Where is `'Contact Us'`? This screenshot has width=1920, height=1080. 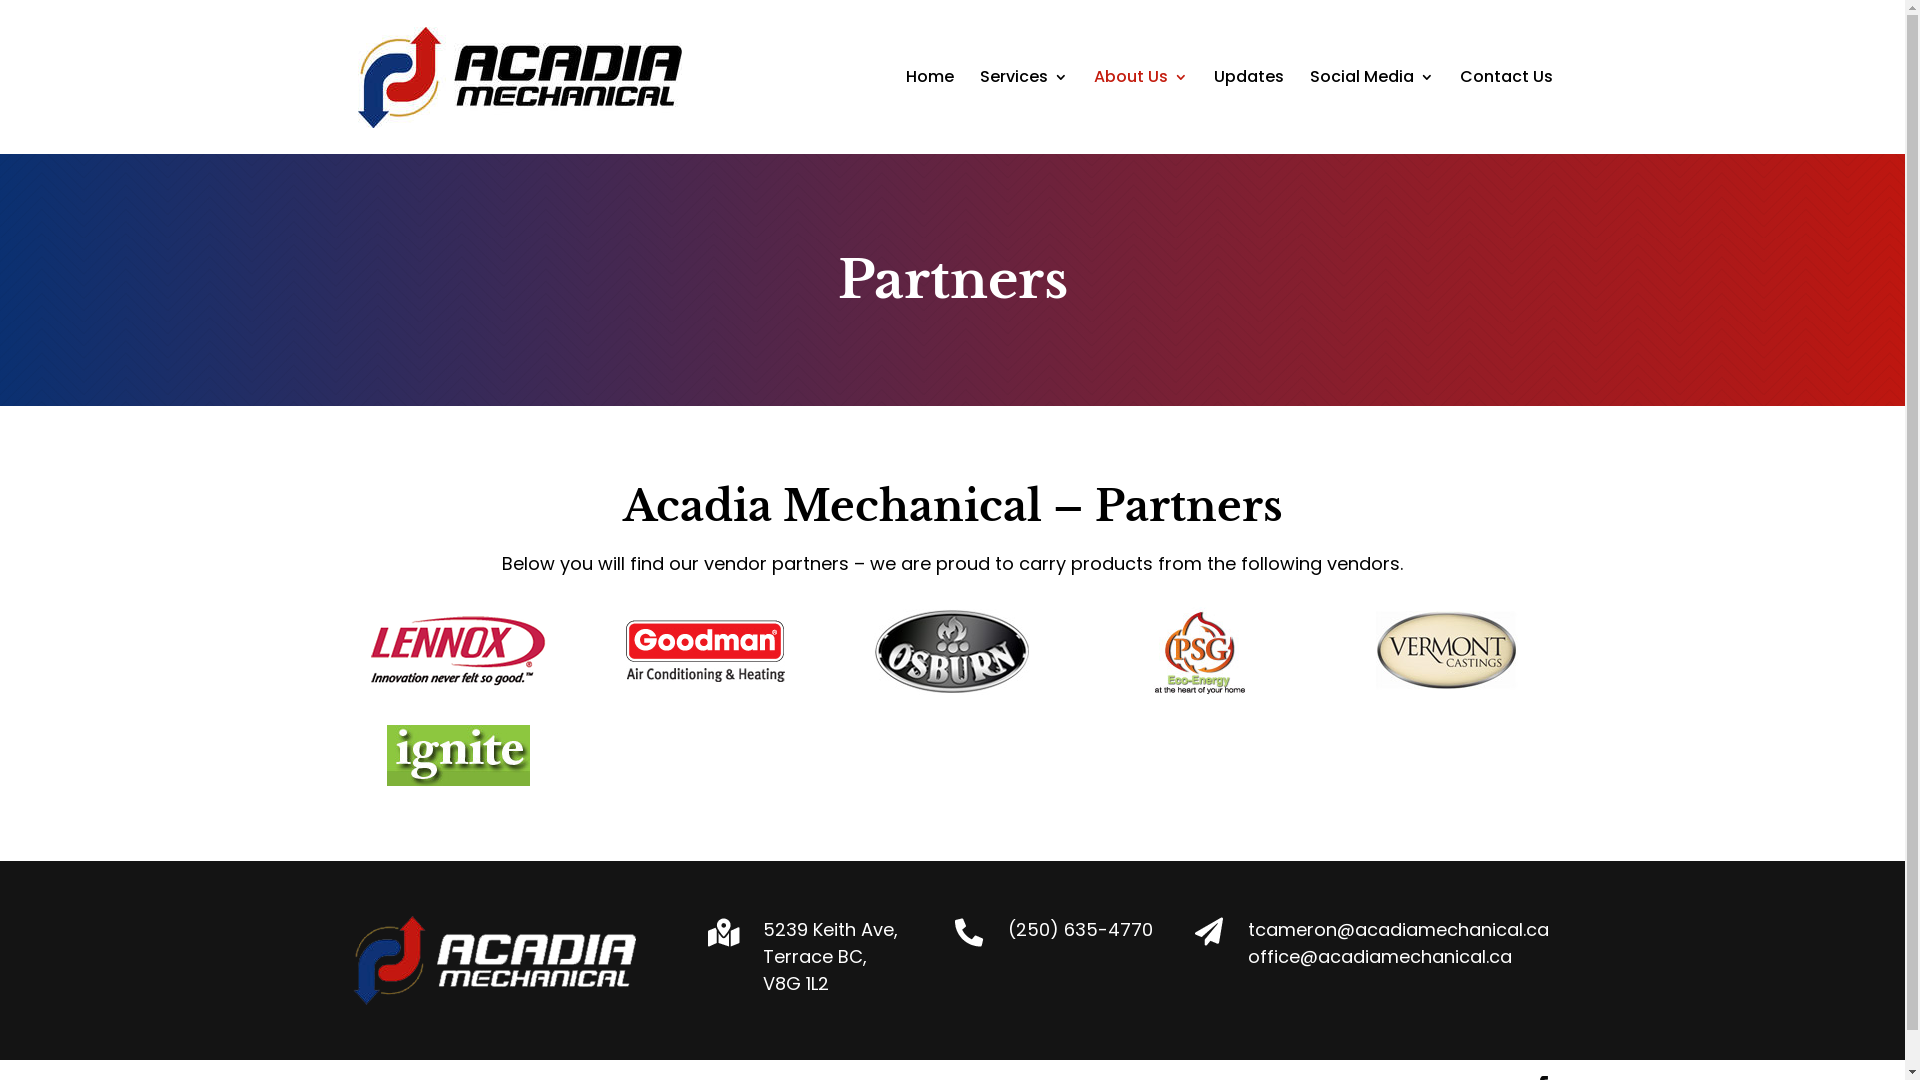 'Contact Us' is located at coordinates (1506, 111).